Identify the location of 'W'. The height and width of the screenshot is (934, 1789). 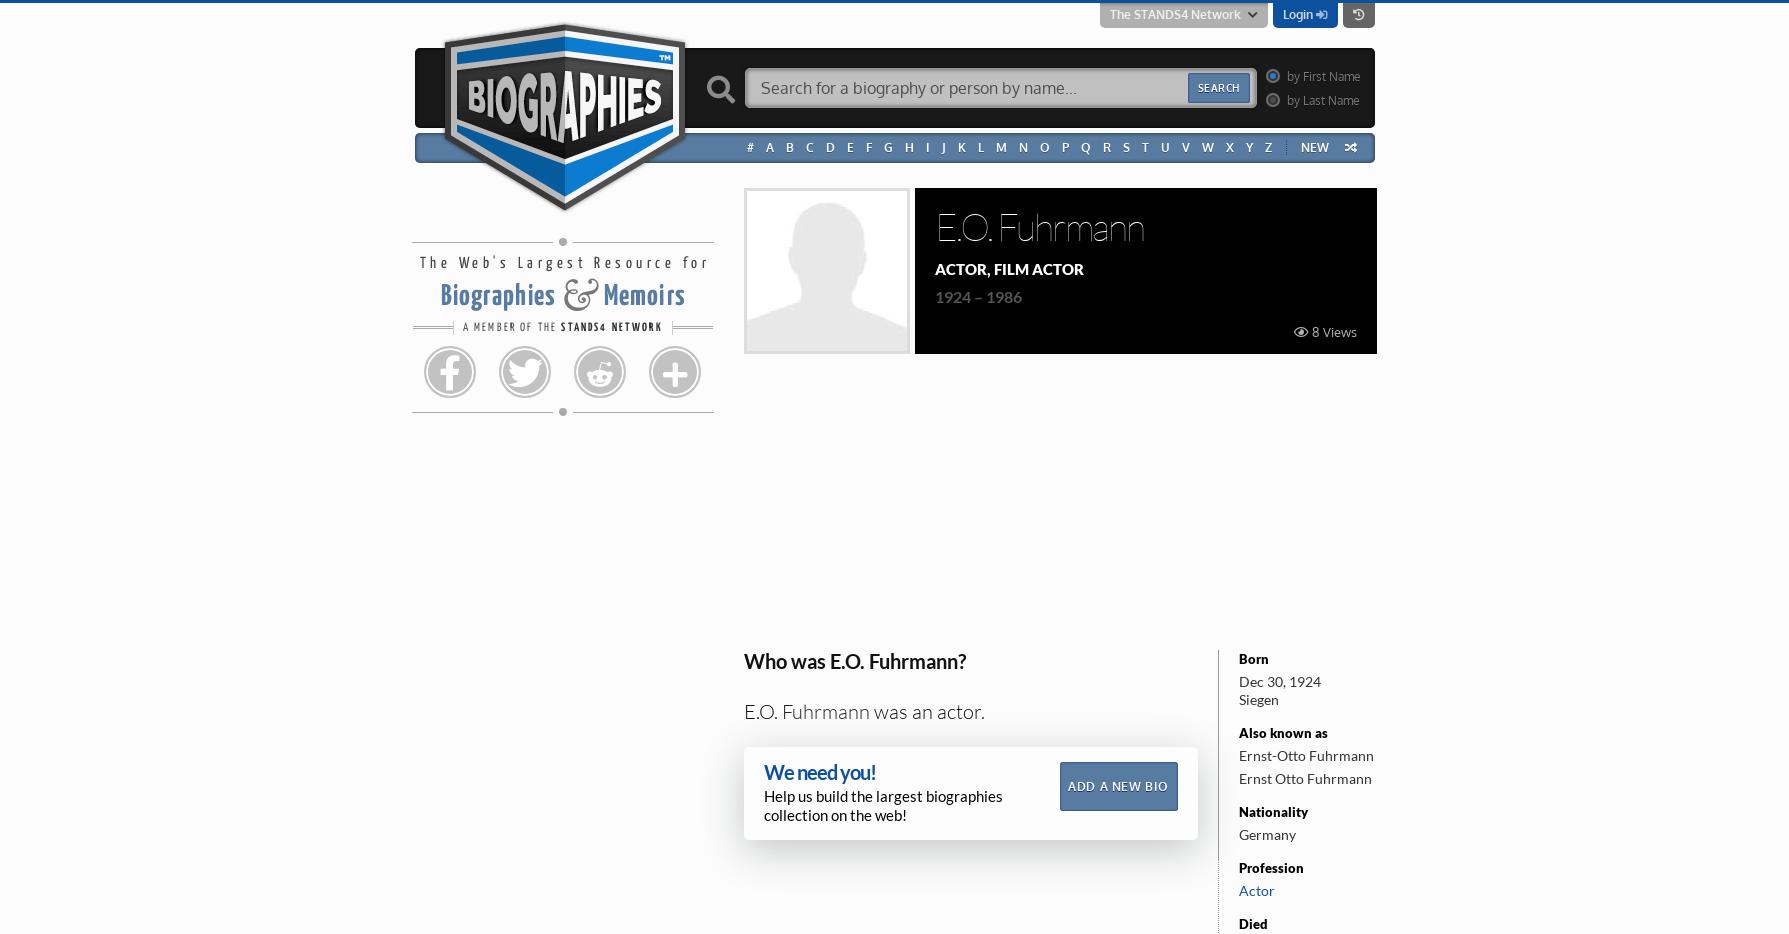
(1207, 147).